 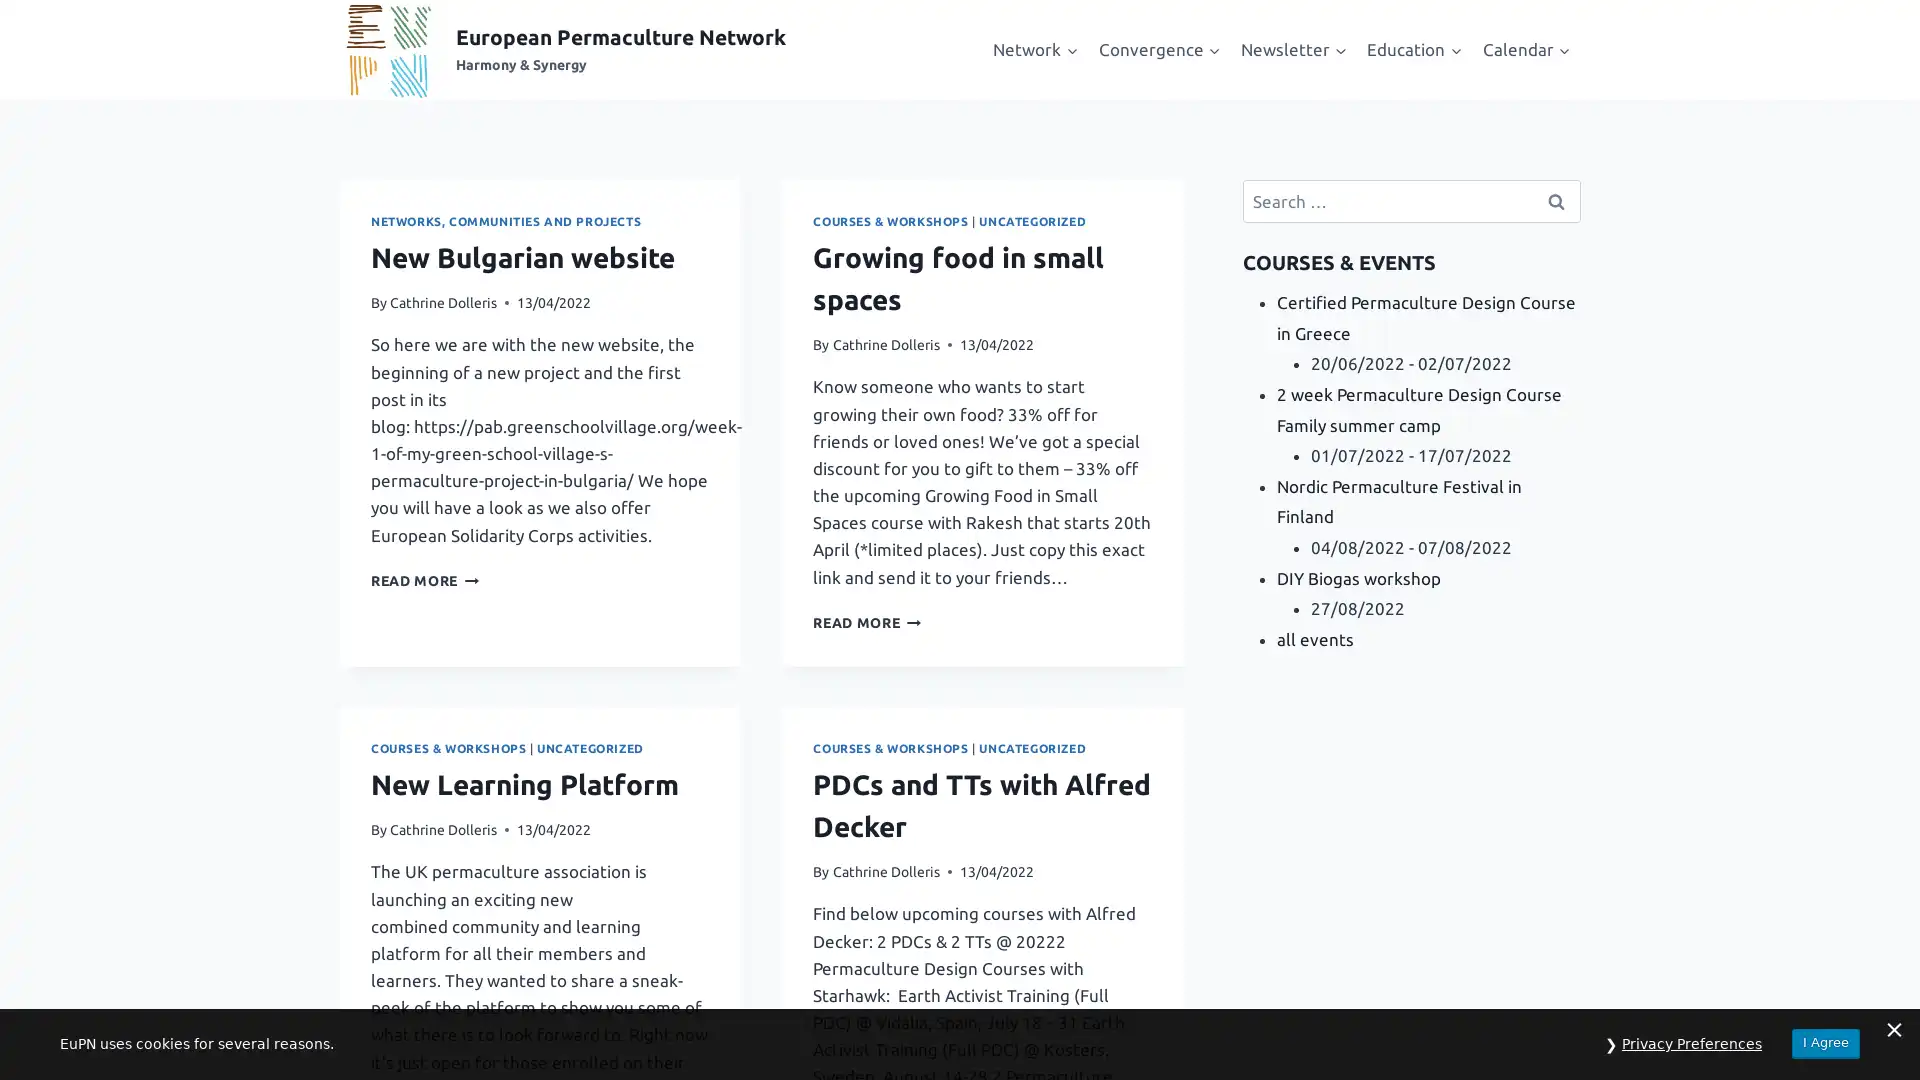 I want to click on Expand child menu, so click(x=1035, y=48).